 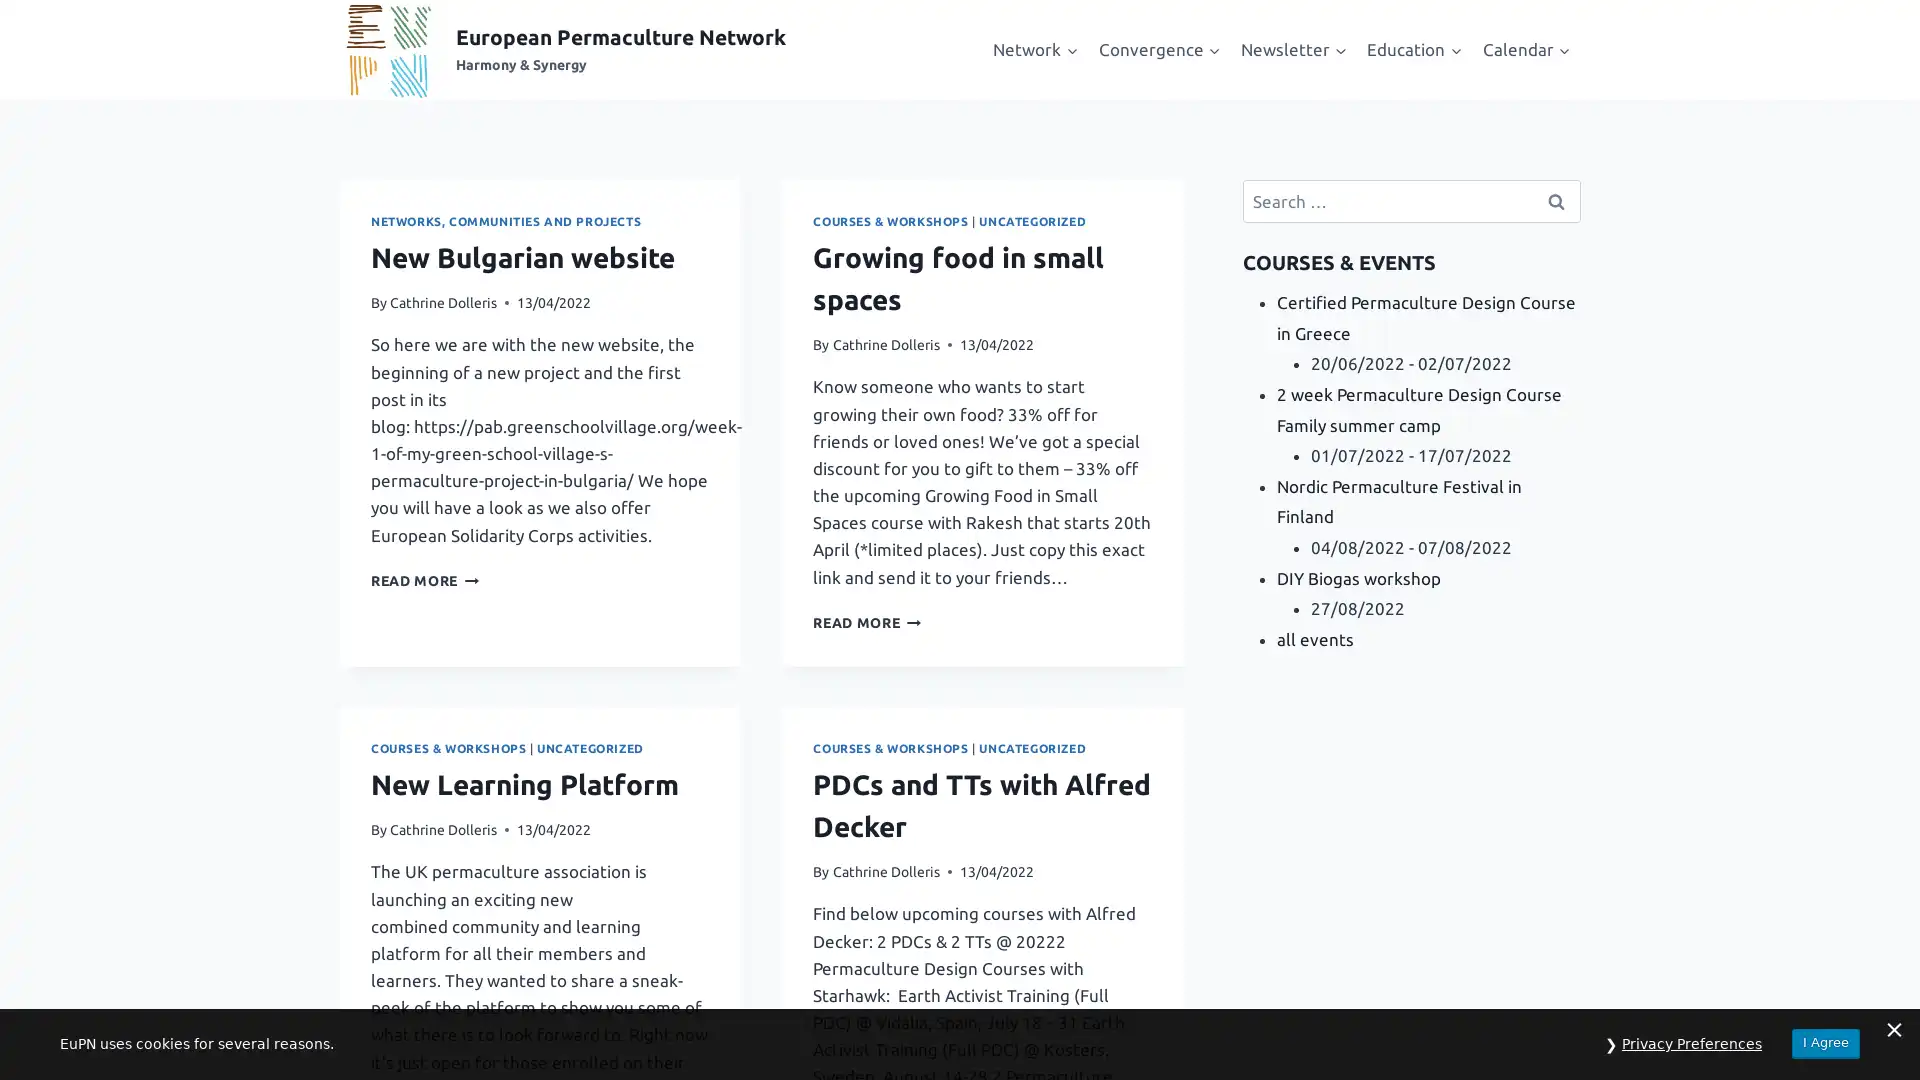 I want to click on Expand child menu, so click(x=1035, y=48).